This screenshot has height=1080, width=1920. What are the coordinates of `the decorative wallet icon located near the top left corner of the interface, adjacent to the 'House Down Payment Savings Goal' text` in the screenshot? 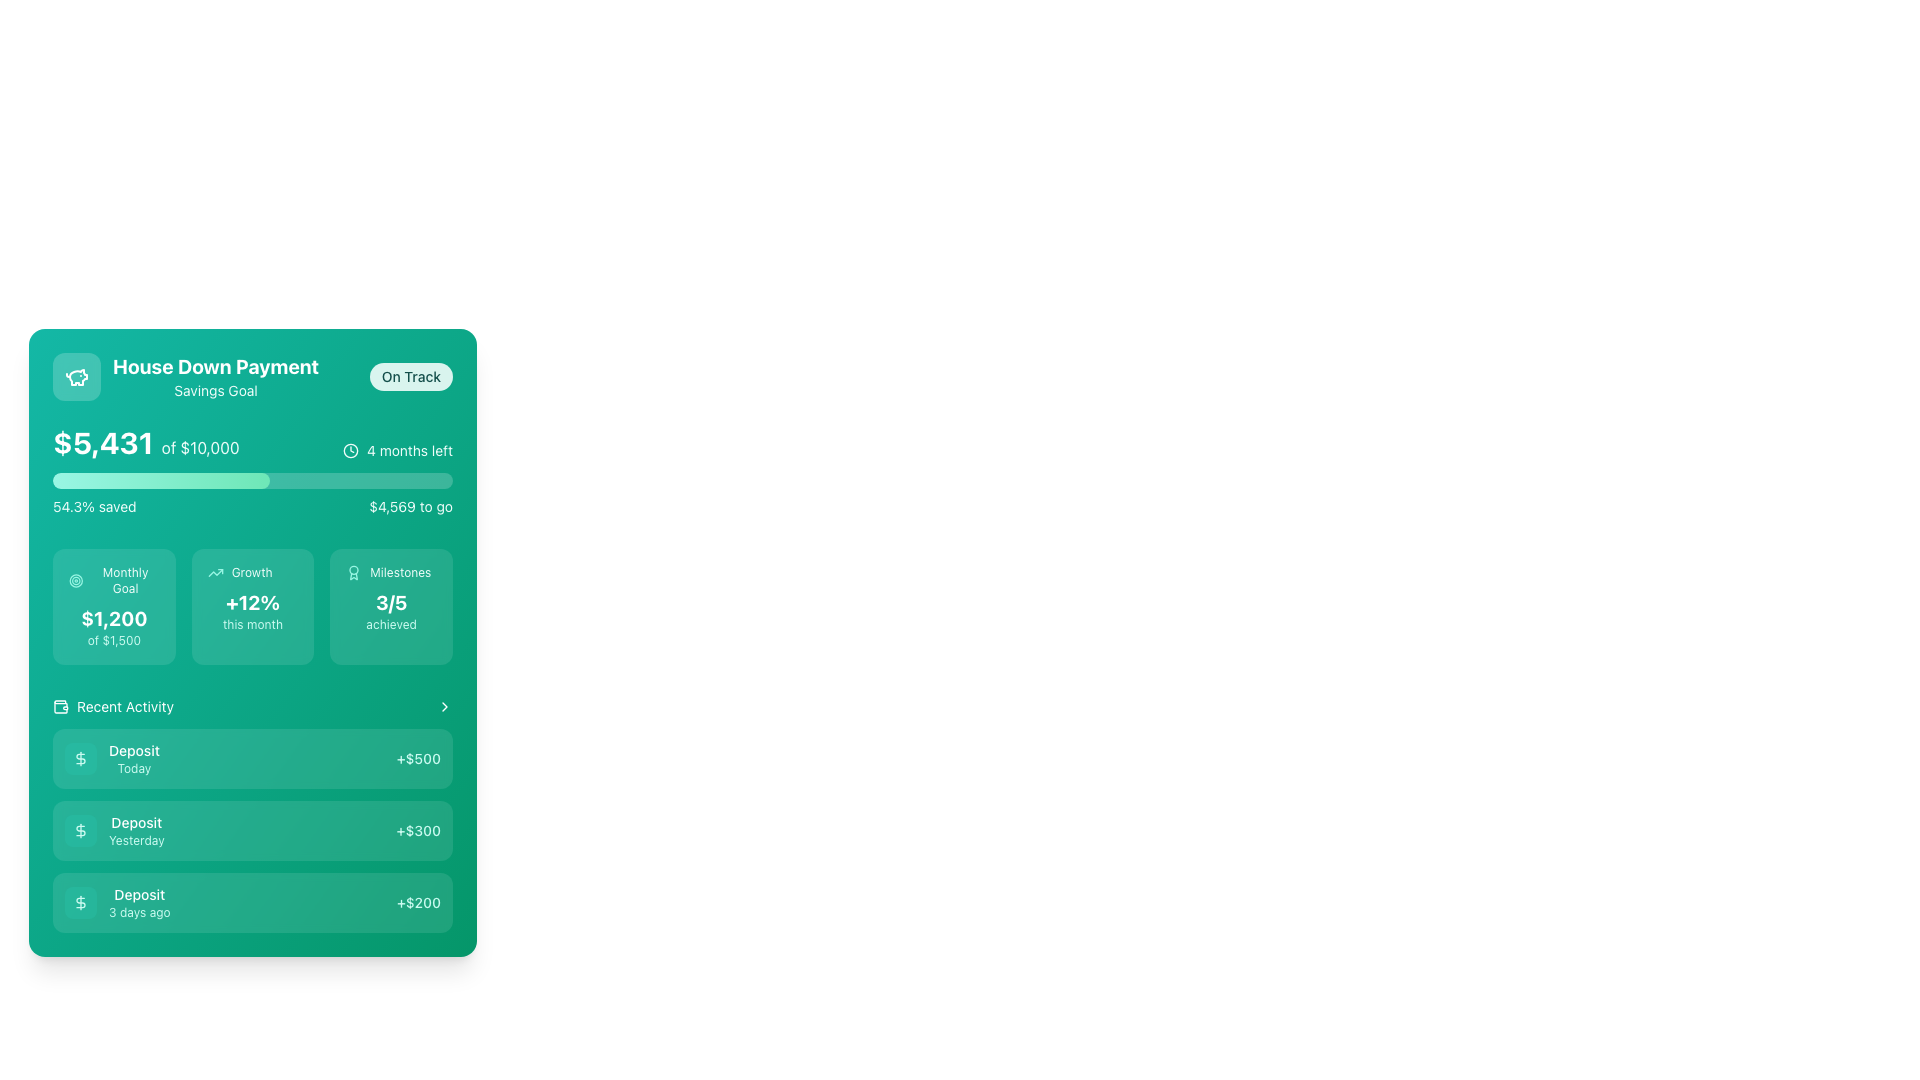 It's located at (61, 704).